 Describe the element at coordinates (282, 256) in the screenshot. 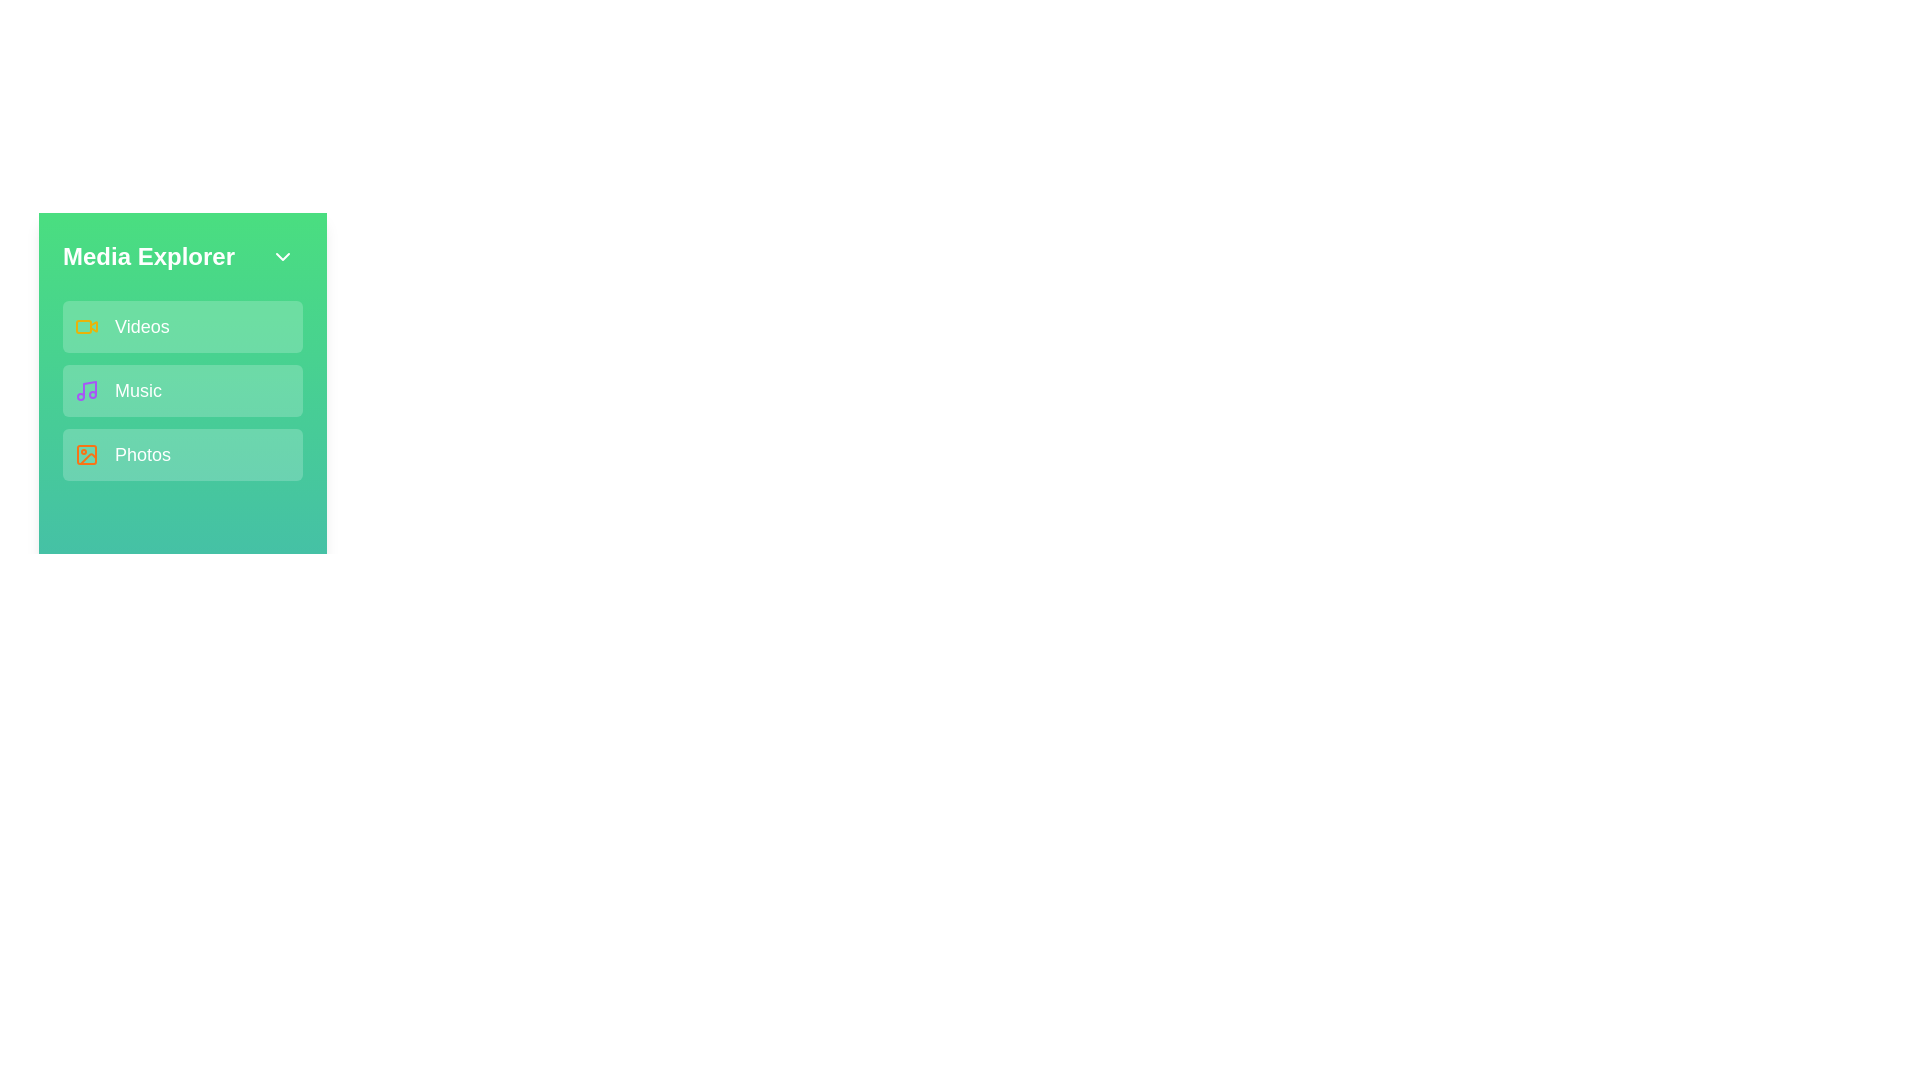

I see `the chevron button to toggle the menu state` at that location.